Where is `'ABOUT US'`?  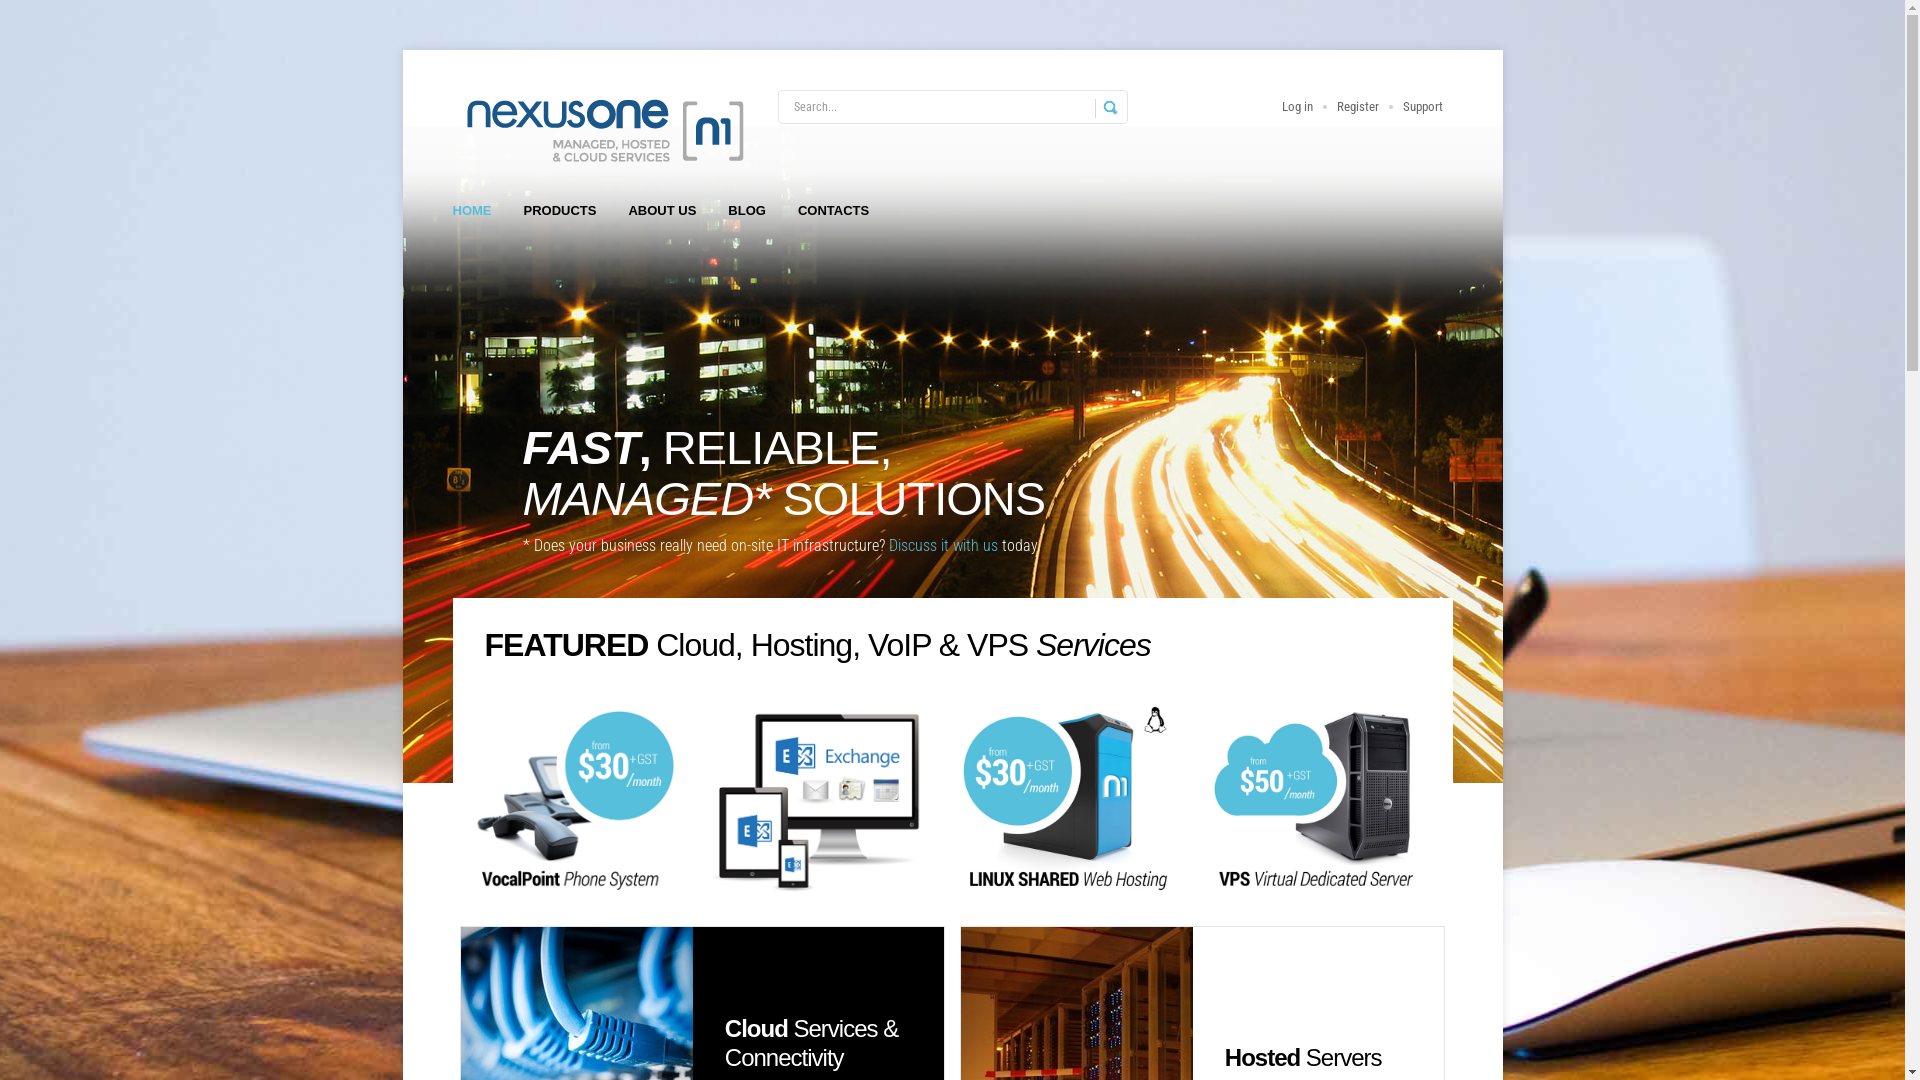 'ABOUT US' is located at coordinates (662, 211).